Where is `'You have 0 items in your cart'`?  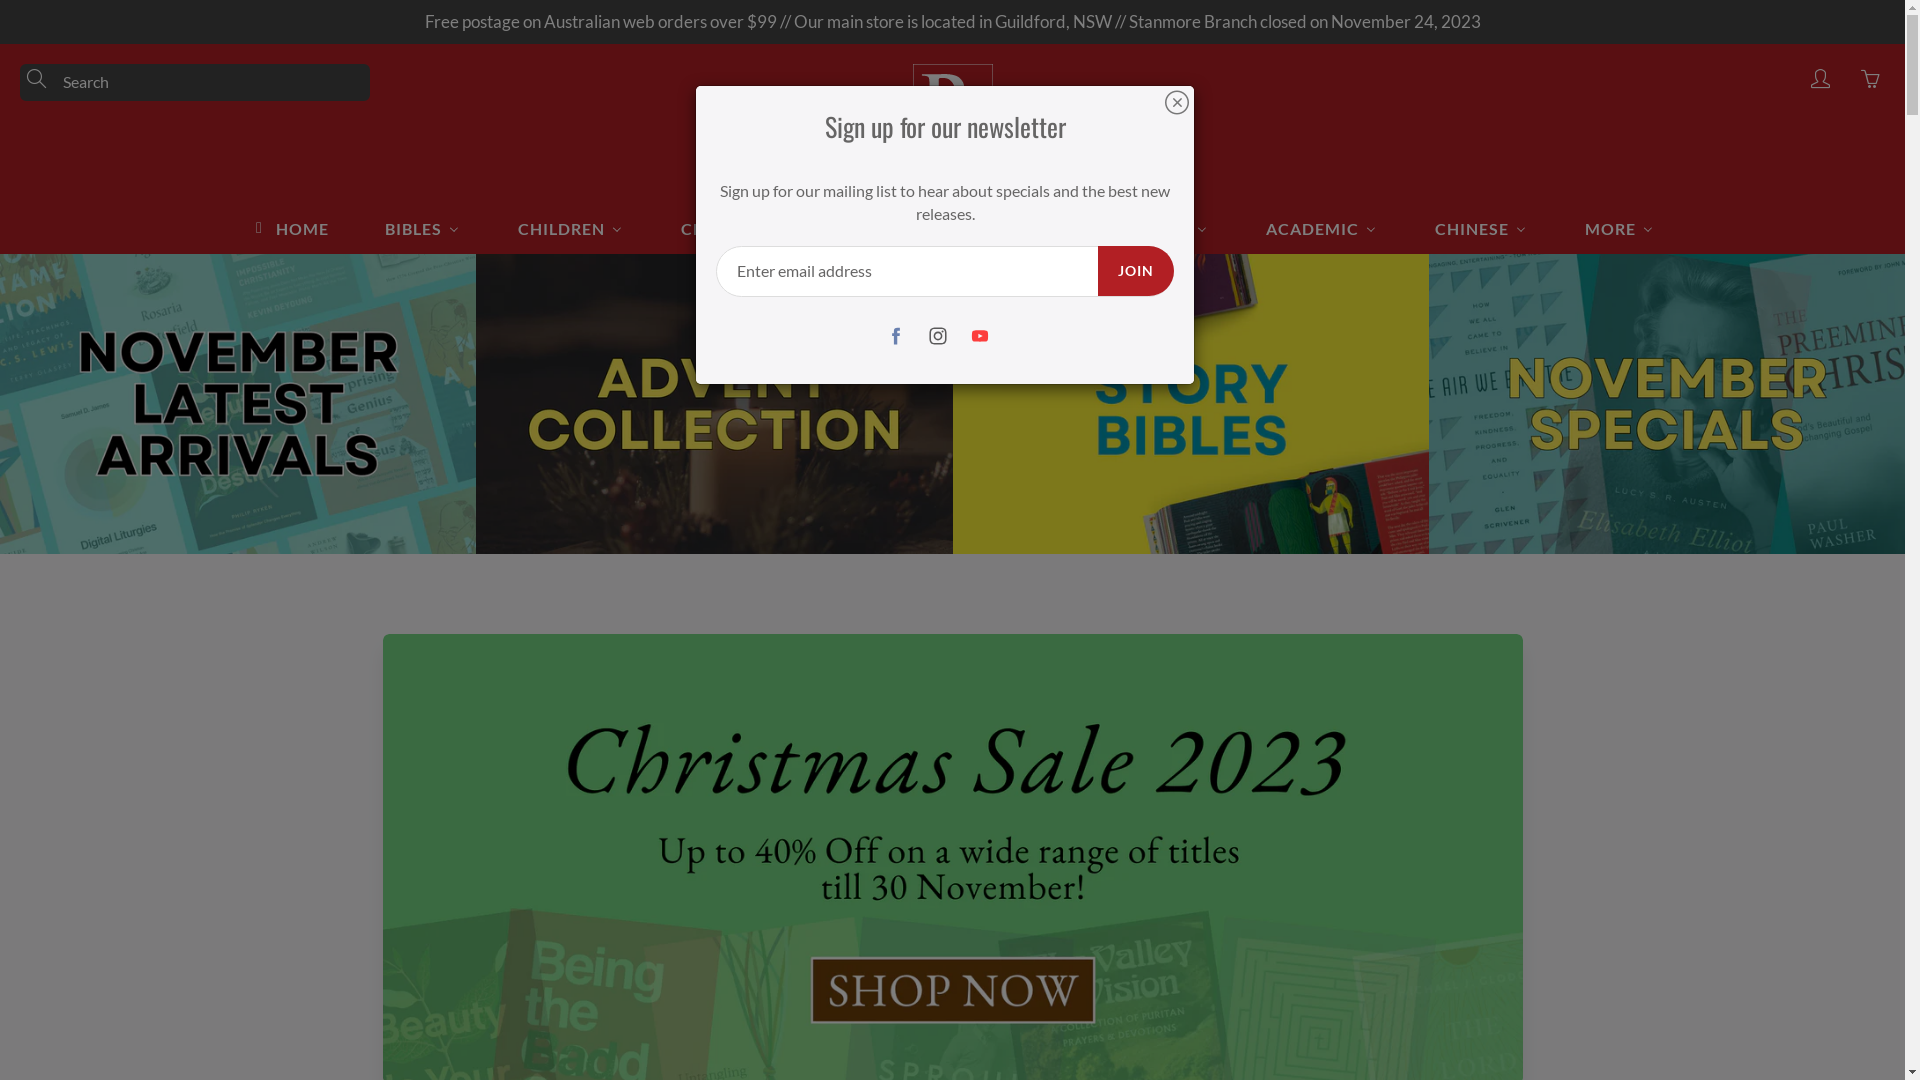
'You have 0 items in your cart' is located at coordinates (1869, 77).